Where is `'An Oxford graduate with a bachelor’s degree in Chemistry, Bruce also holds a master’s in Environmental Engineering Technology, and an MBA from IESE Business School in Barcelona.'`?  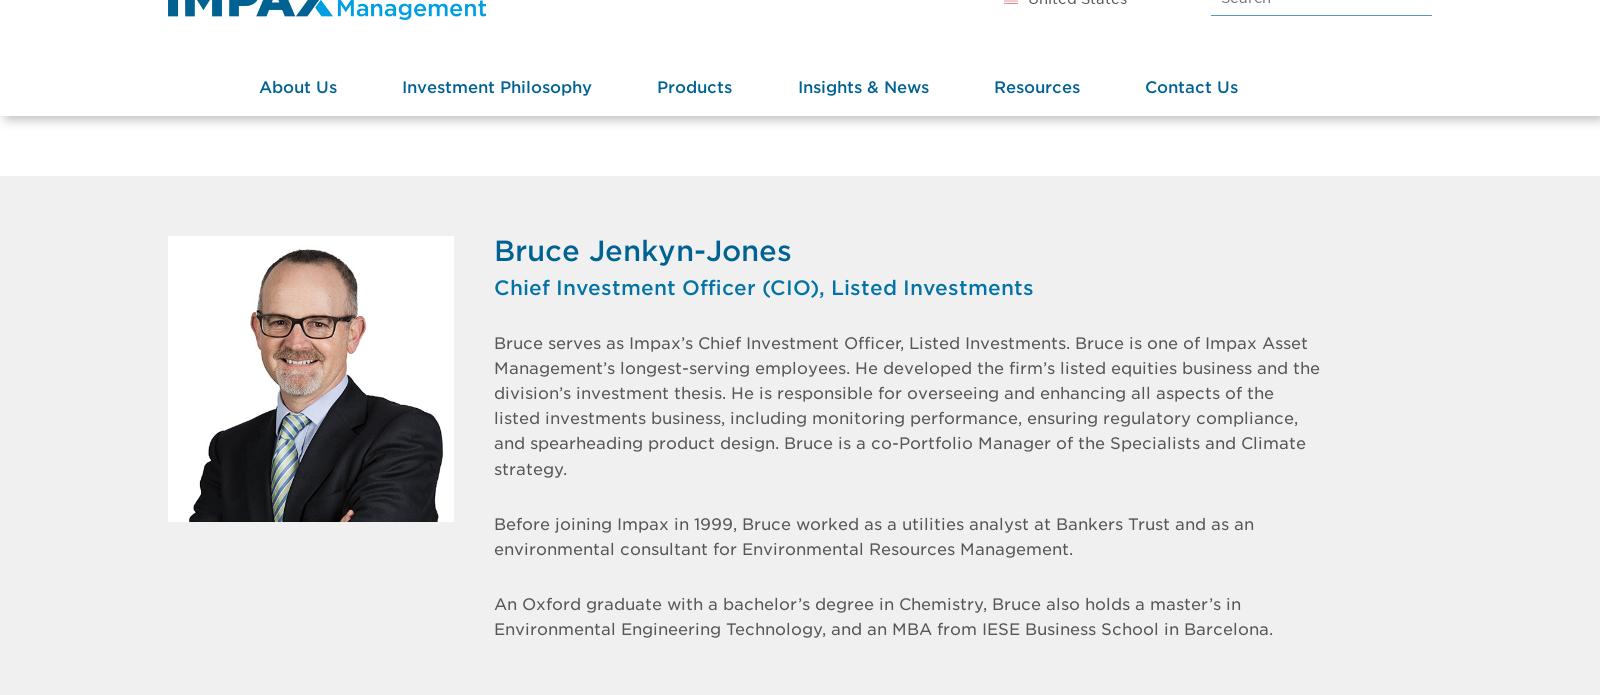 'An Oxford graduate with a bachelor’s degree in Chemistry, Bruce also holds a master’s in Environmental Engineering Technology, and an MBA from IESE Business School in Barcelona.' is located at coordinates (493, 614).